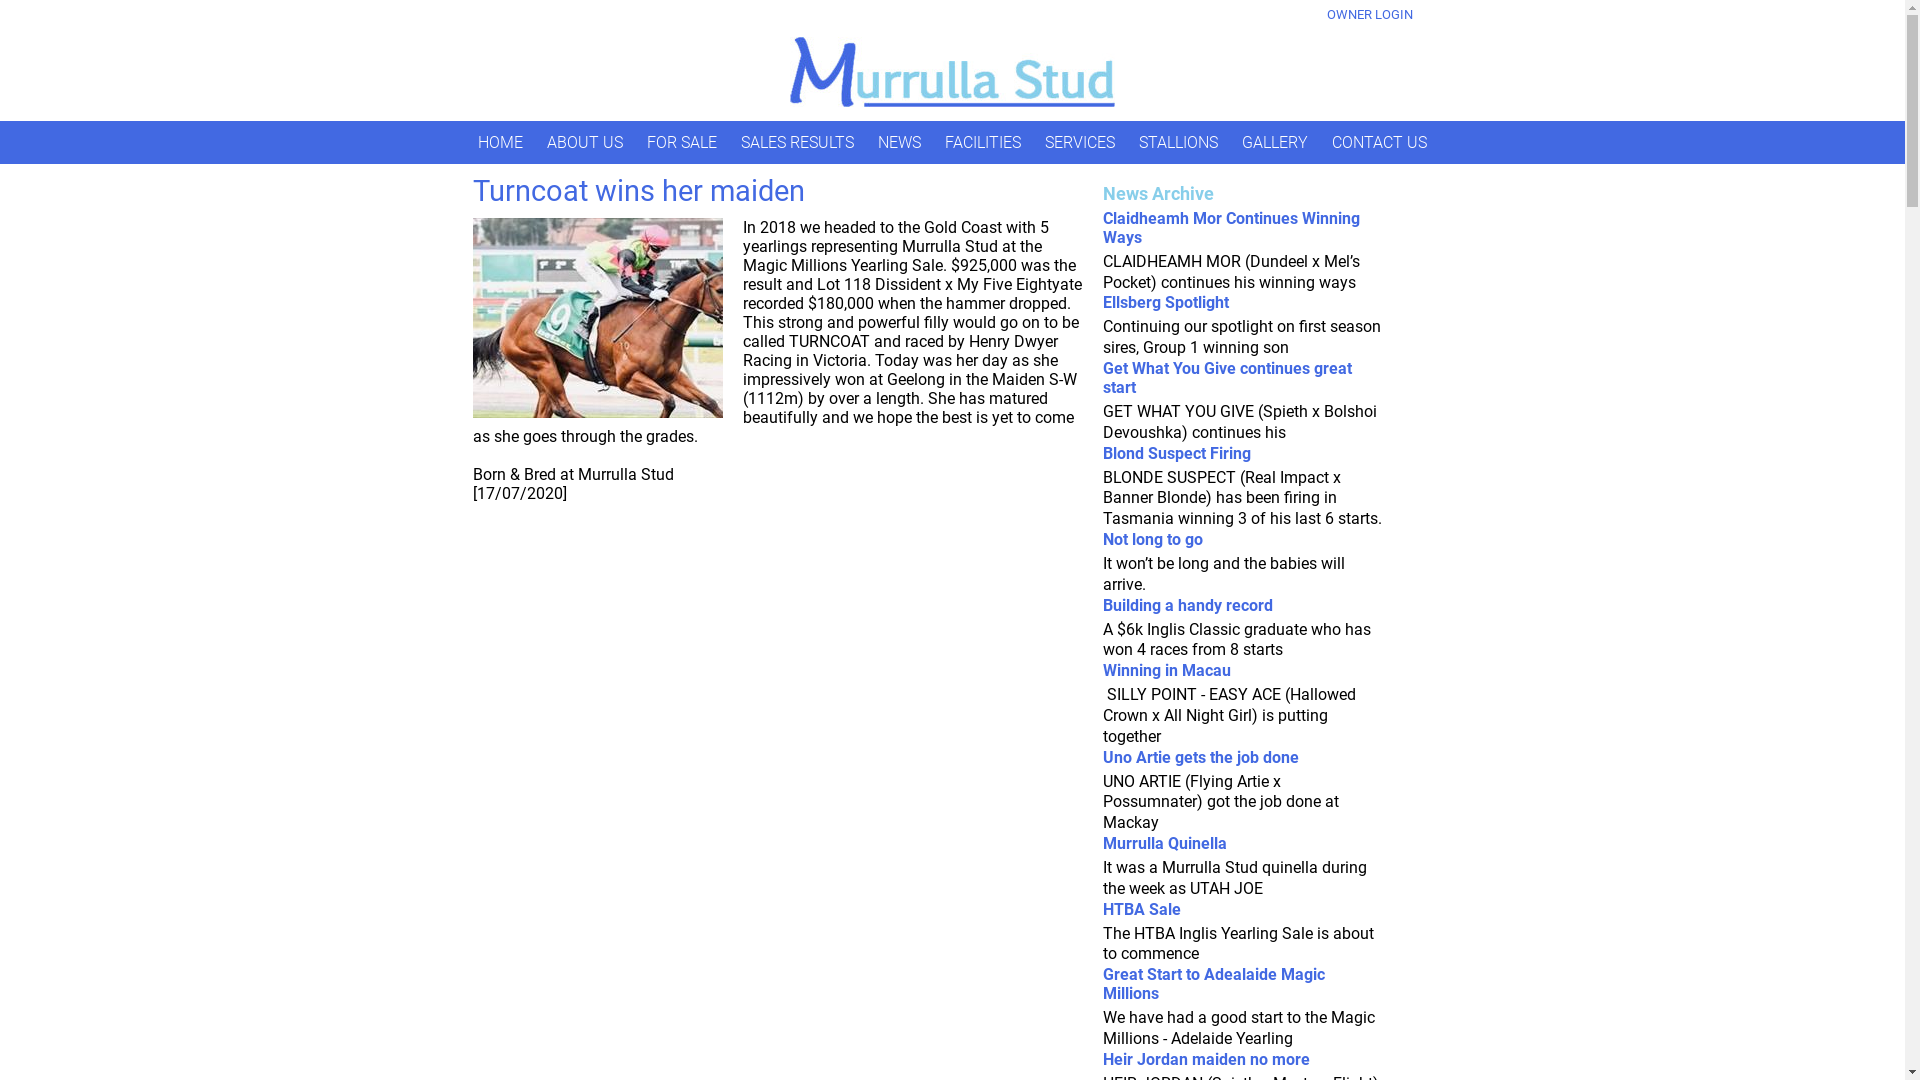 The width and height of the screenshot is (1920, 1080). Describe the element at coordinates (1166, 670) in the screenshot. I see `'Winning in Macau'` at that location.